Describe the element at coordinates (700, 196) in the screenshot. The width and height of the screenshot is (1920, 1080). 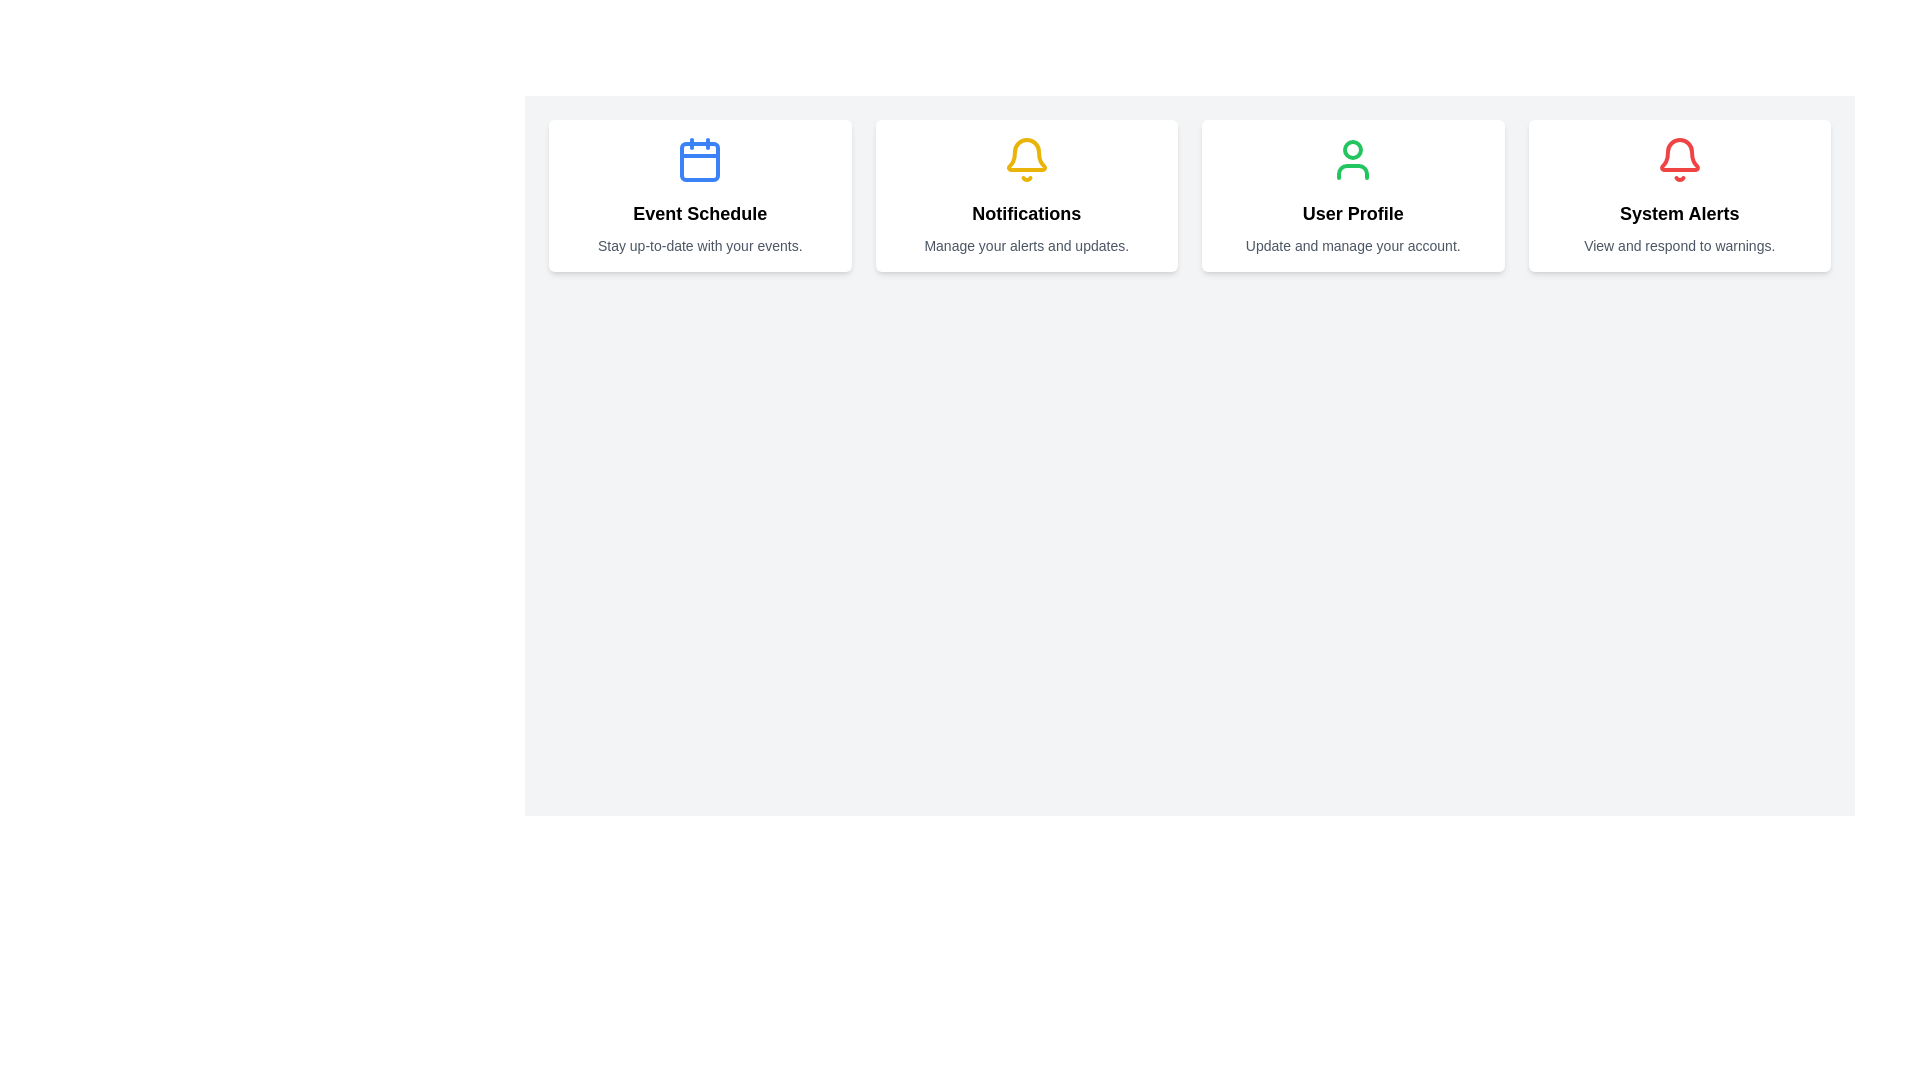
I see `the Informational card for the 'Event Schedule' feature located in the top-left corner of the grid layout` at that location.